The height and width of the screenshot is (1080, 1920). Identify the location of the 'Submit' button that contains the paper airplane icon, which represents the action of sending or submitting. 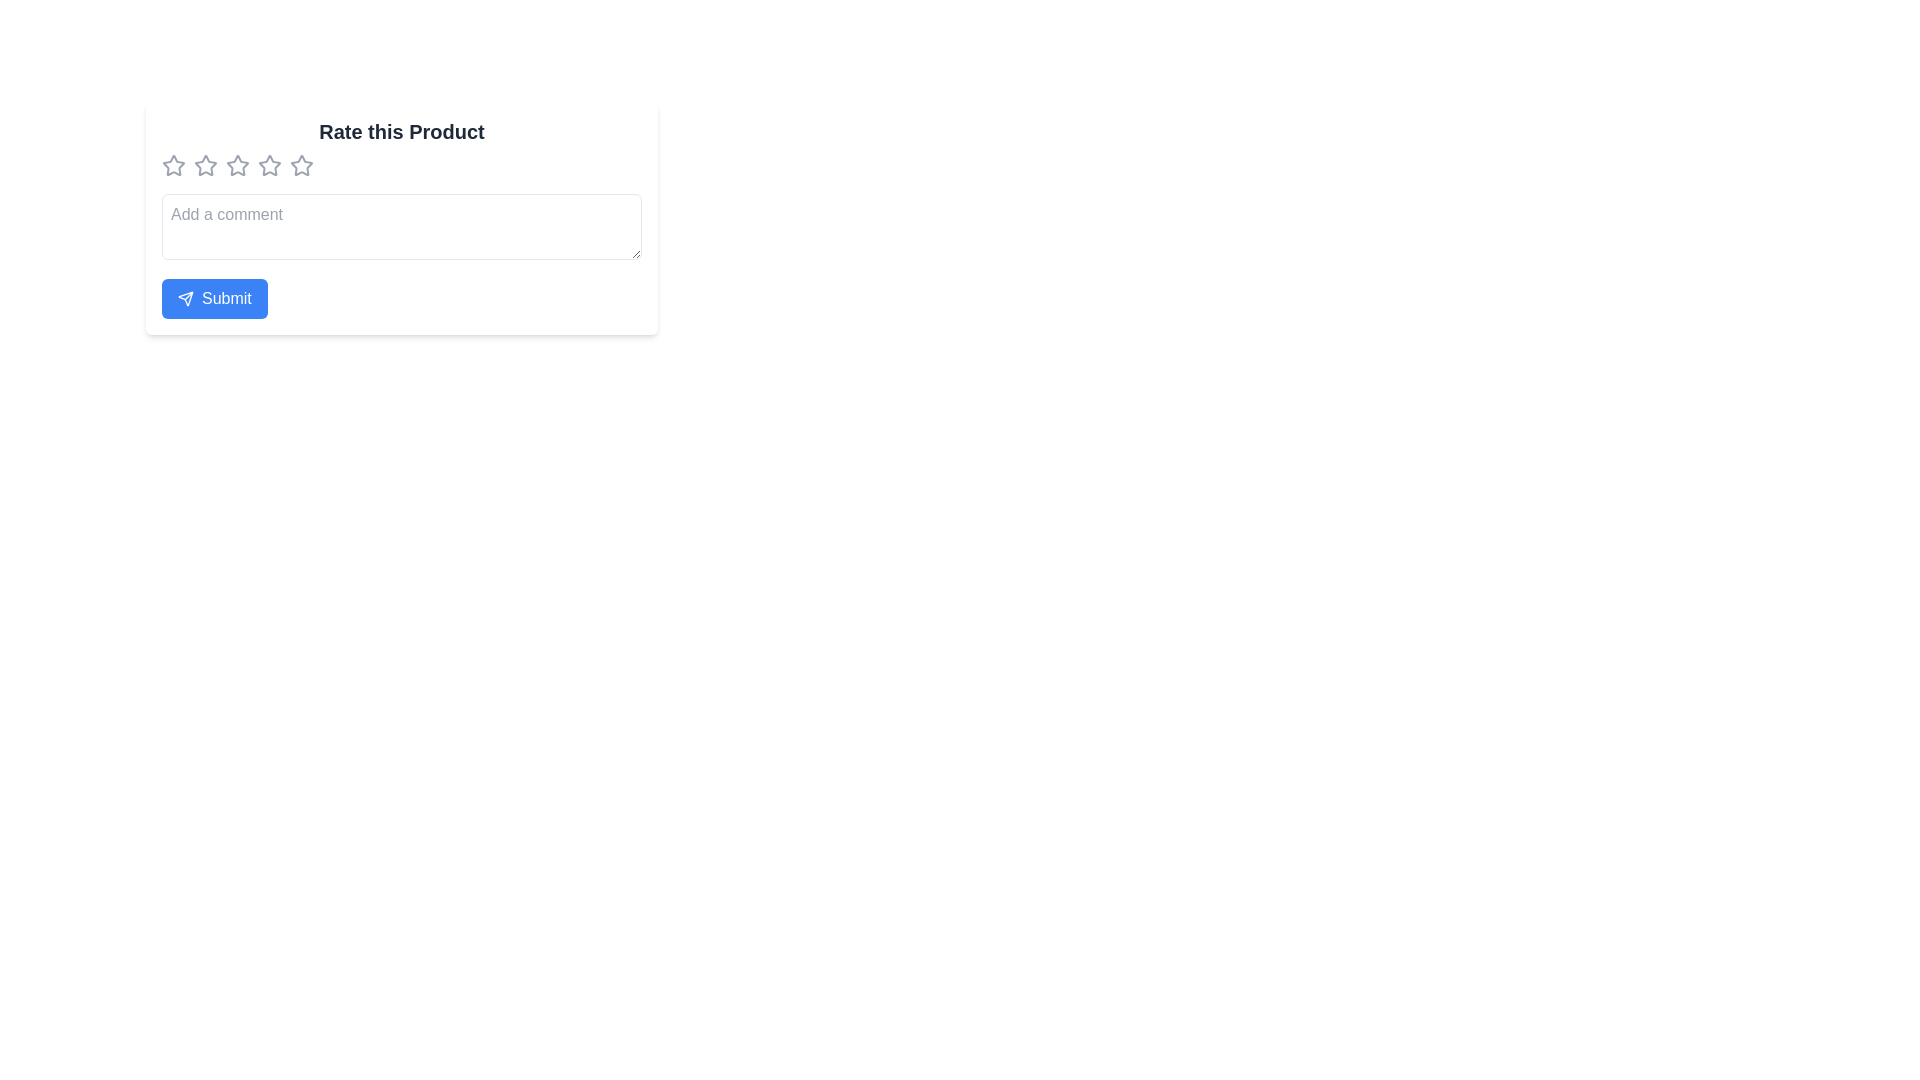
(186, 299).